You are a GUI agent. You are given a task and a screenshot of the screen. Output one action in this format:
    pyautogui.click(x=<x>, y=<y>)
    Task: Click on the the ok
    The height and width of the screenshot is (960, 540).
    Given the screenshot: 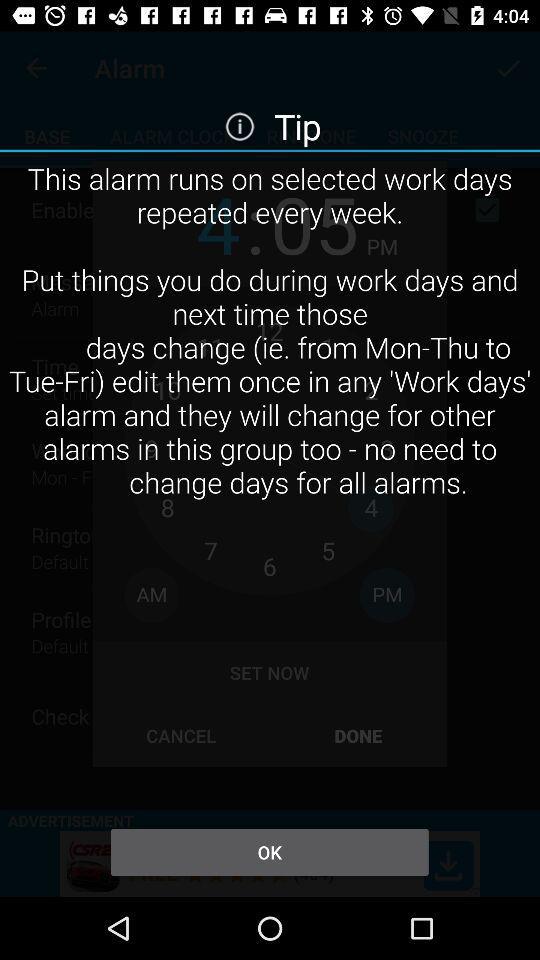 What is the action you would take?
    pyautogui.click(x=269, y=851)
    